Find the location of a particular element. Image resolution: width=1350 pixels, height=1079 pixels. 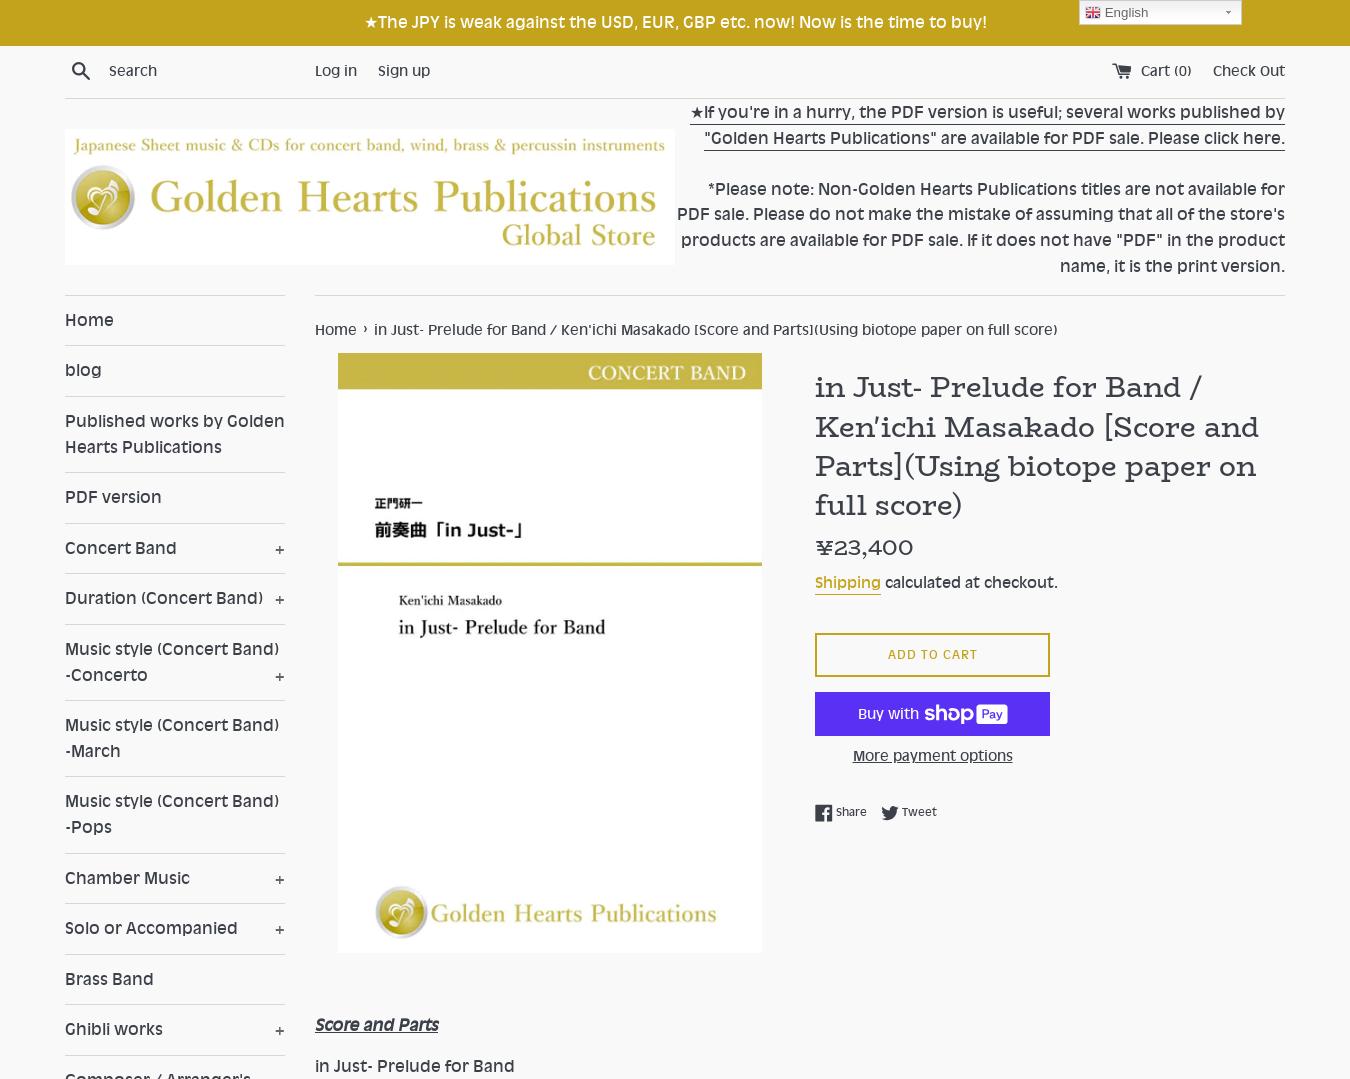

'English' is located at coordinates (1124, 12).